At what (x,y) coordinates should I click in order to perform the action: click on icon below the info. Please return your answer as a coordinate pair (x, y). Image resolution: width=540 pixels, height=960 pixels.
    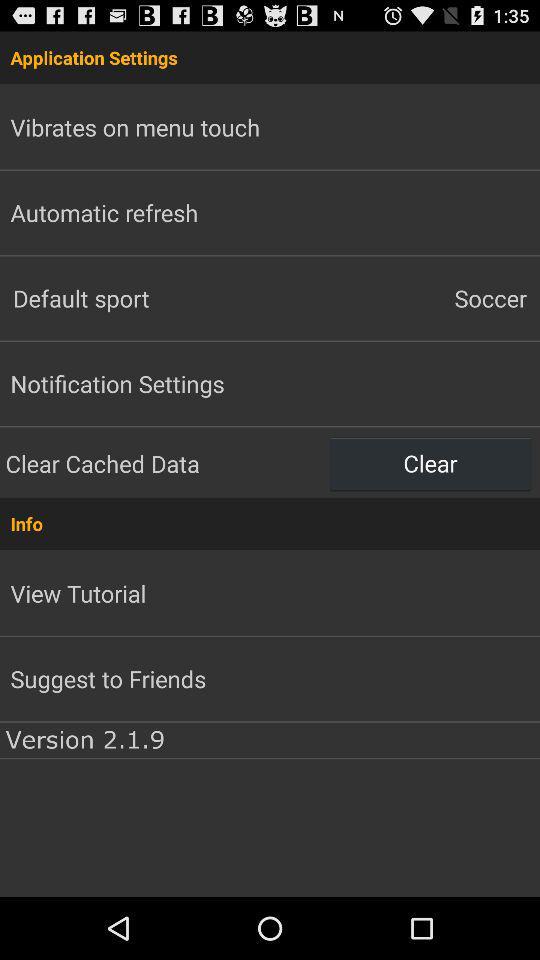
    Looking at the image, I should click on (77, 593).